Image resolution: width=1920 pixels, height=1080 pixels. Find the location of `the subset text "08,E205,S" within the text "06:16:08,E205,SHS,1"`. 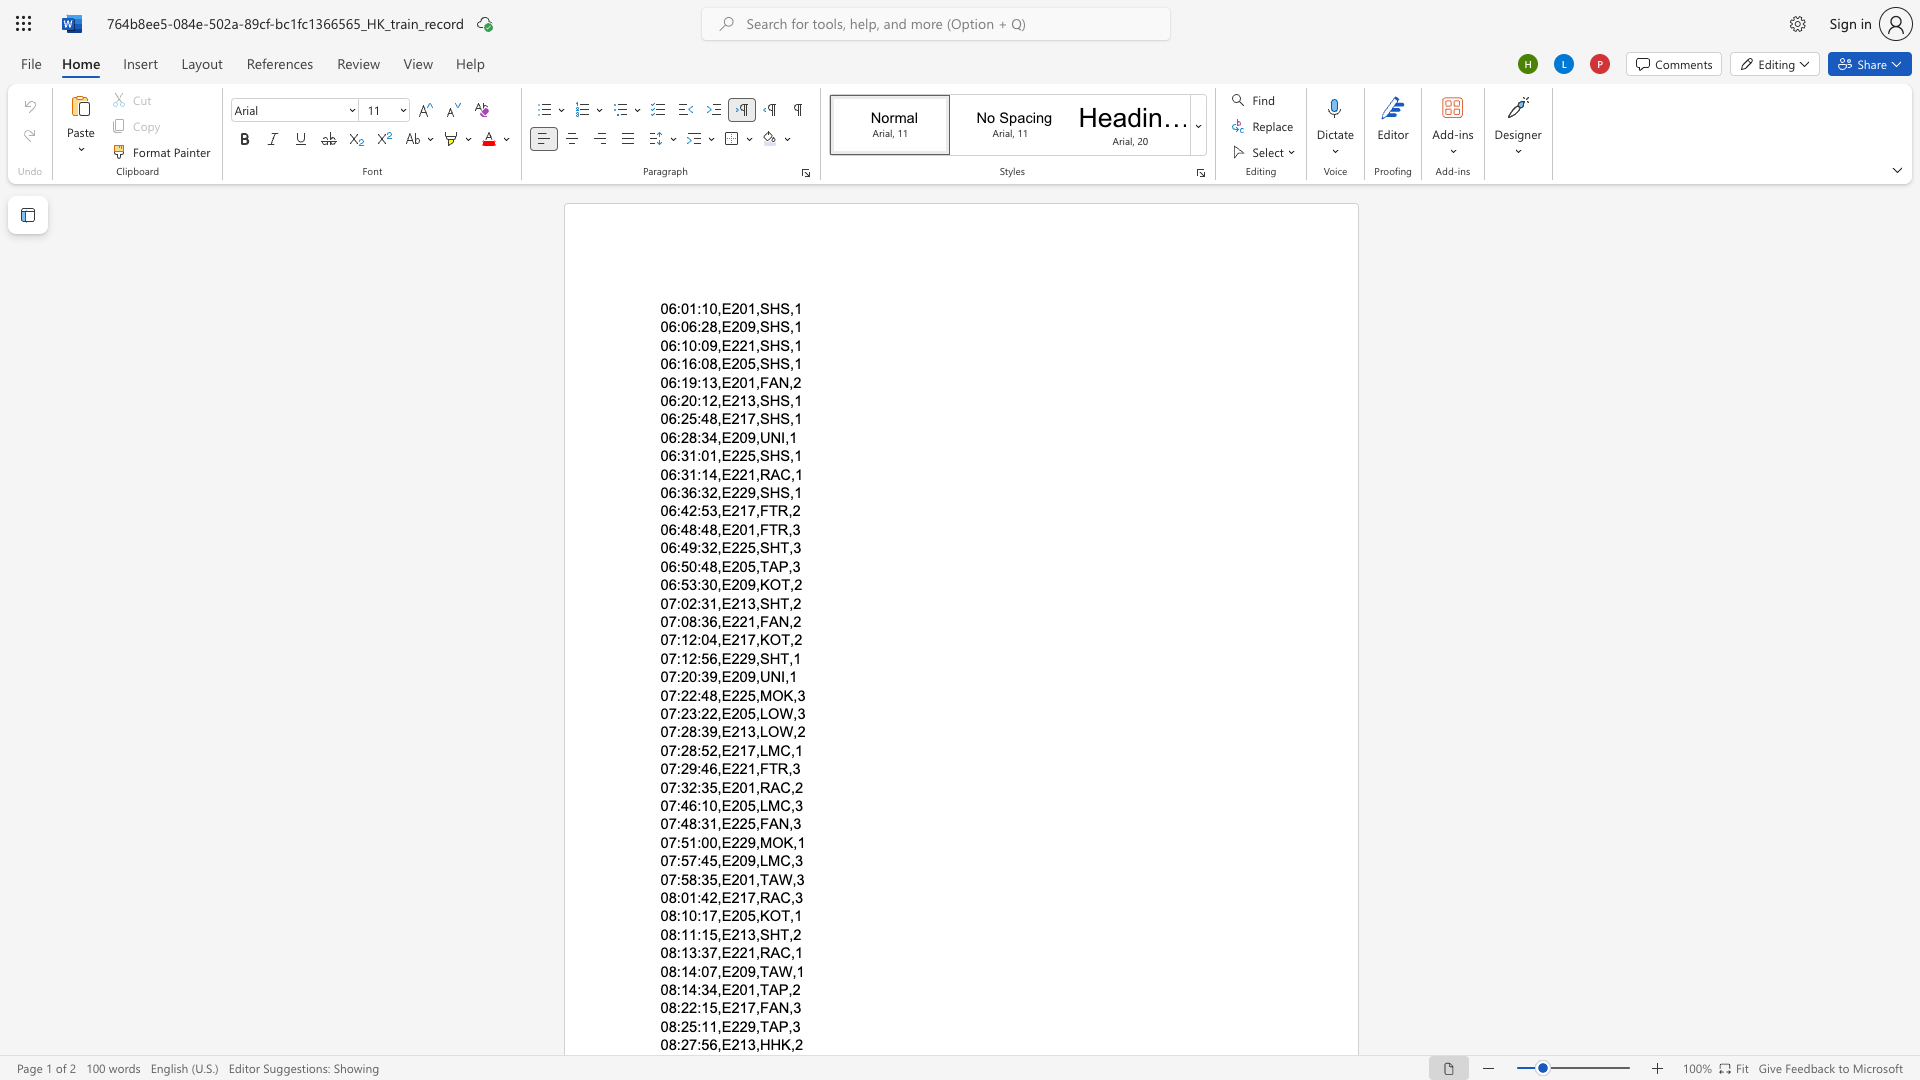

the subset text "08,E205,S" within the text "06:16:08,E205,SHS,1" is located at coordinates (701, 364).